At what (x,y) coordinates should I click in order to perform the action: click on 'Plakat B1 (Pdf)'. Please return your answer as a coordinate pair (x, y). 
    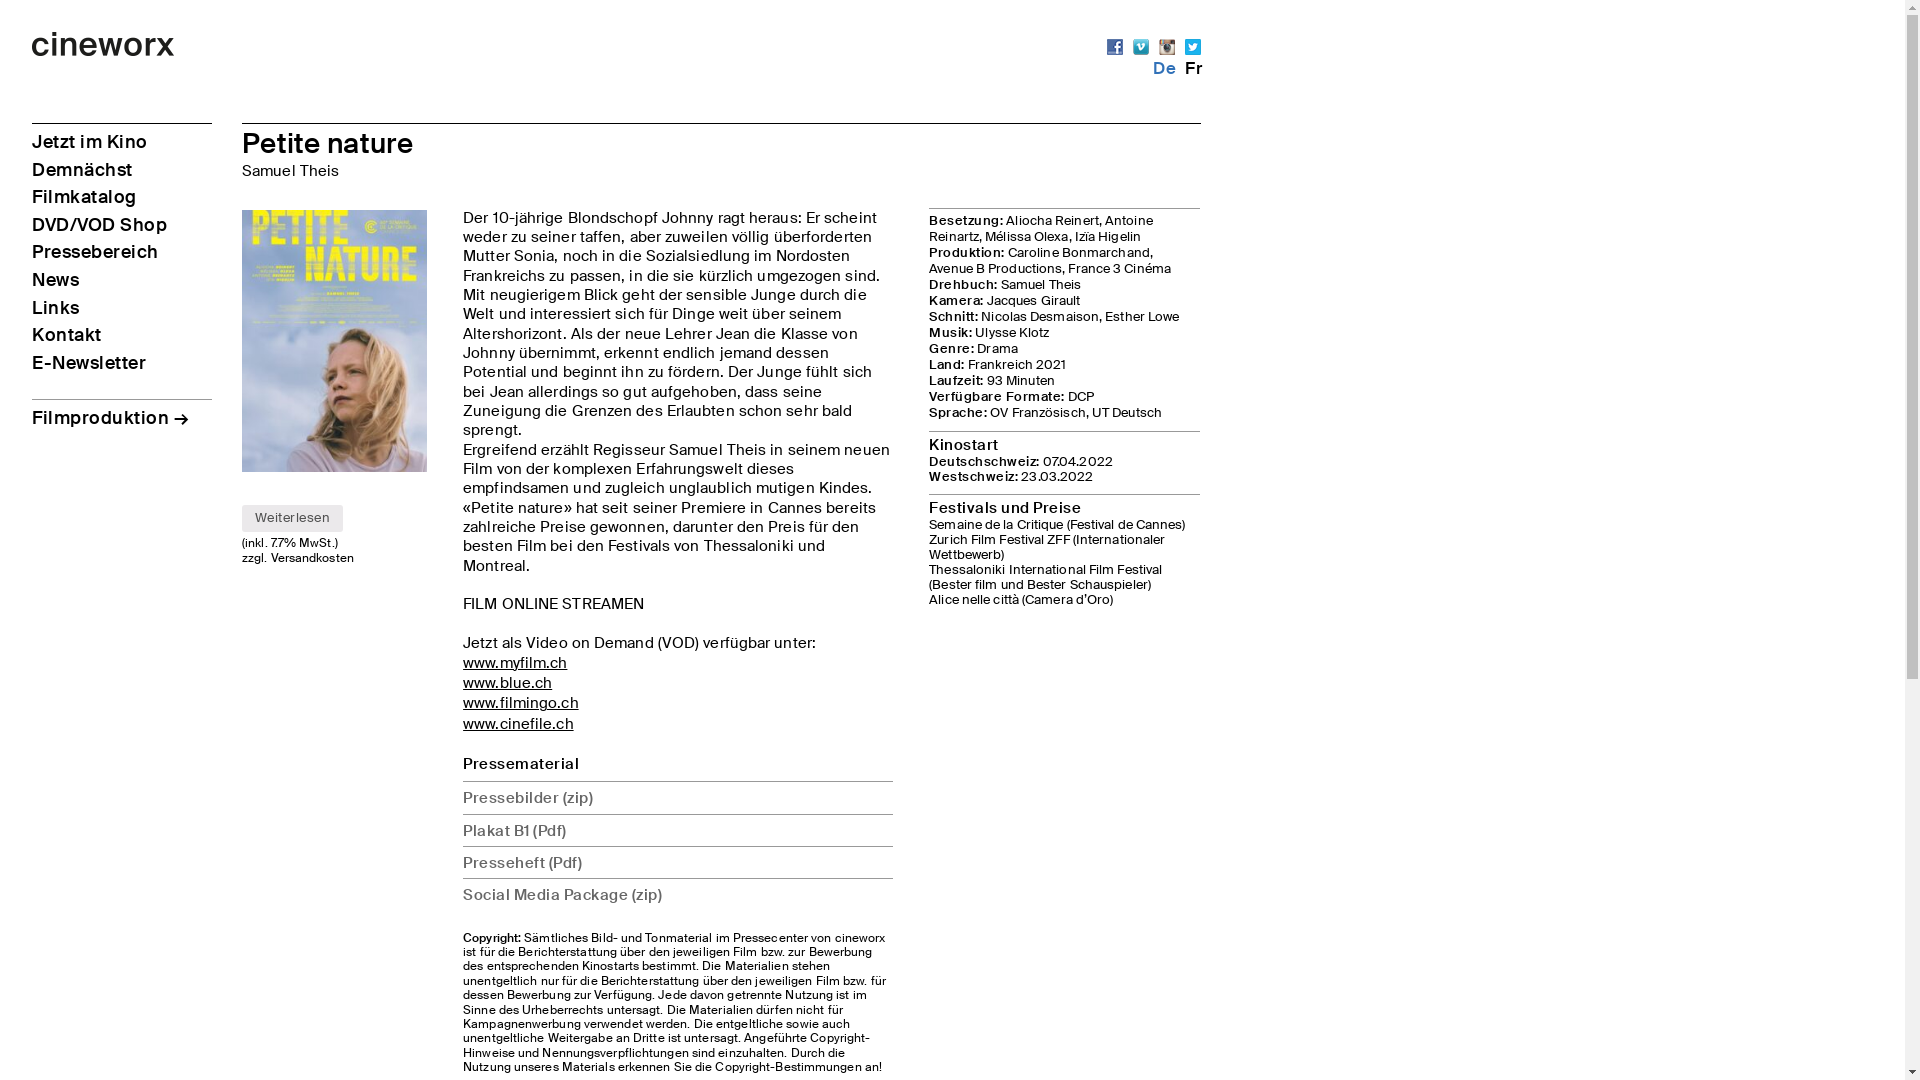
    Looking at the image, I should click on (677, 829).